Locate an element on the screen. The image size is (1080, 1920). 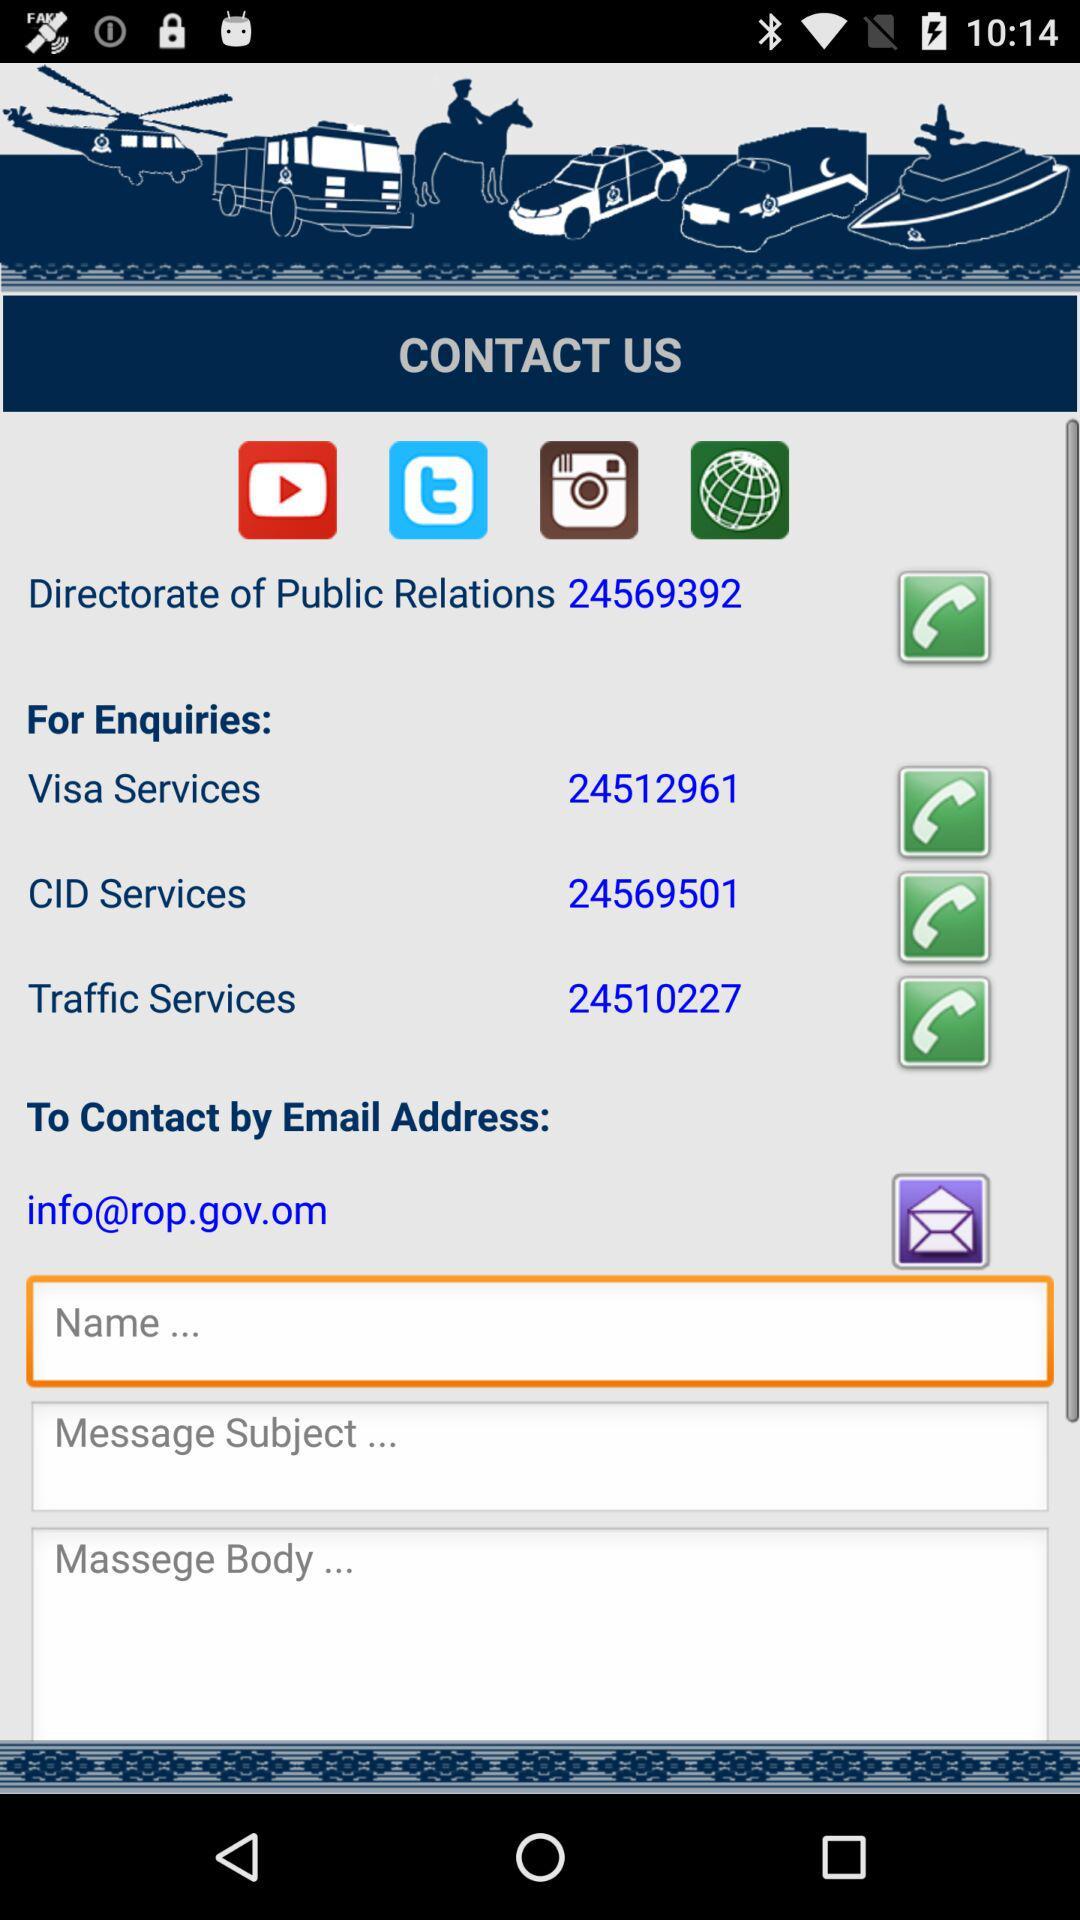
the call icon is located at coordinates (944, 661).